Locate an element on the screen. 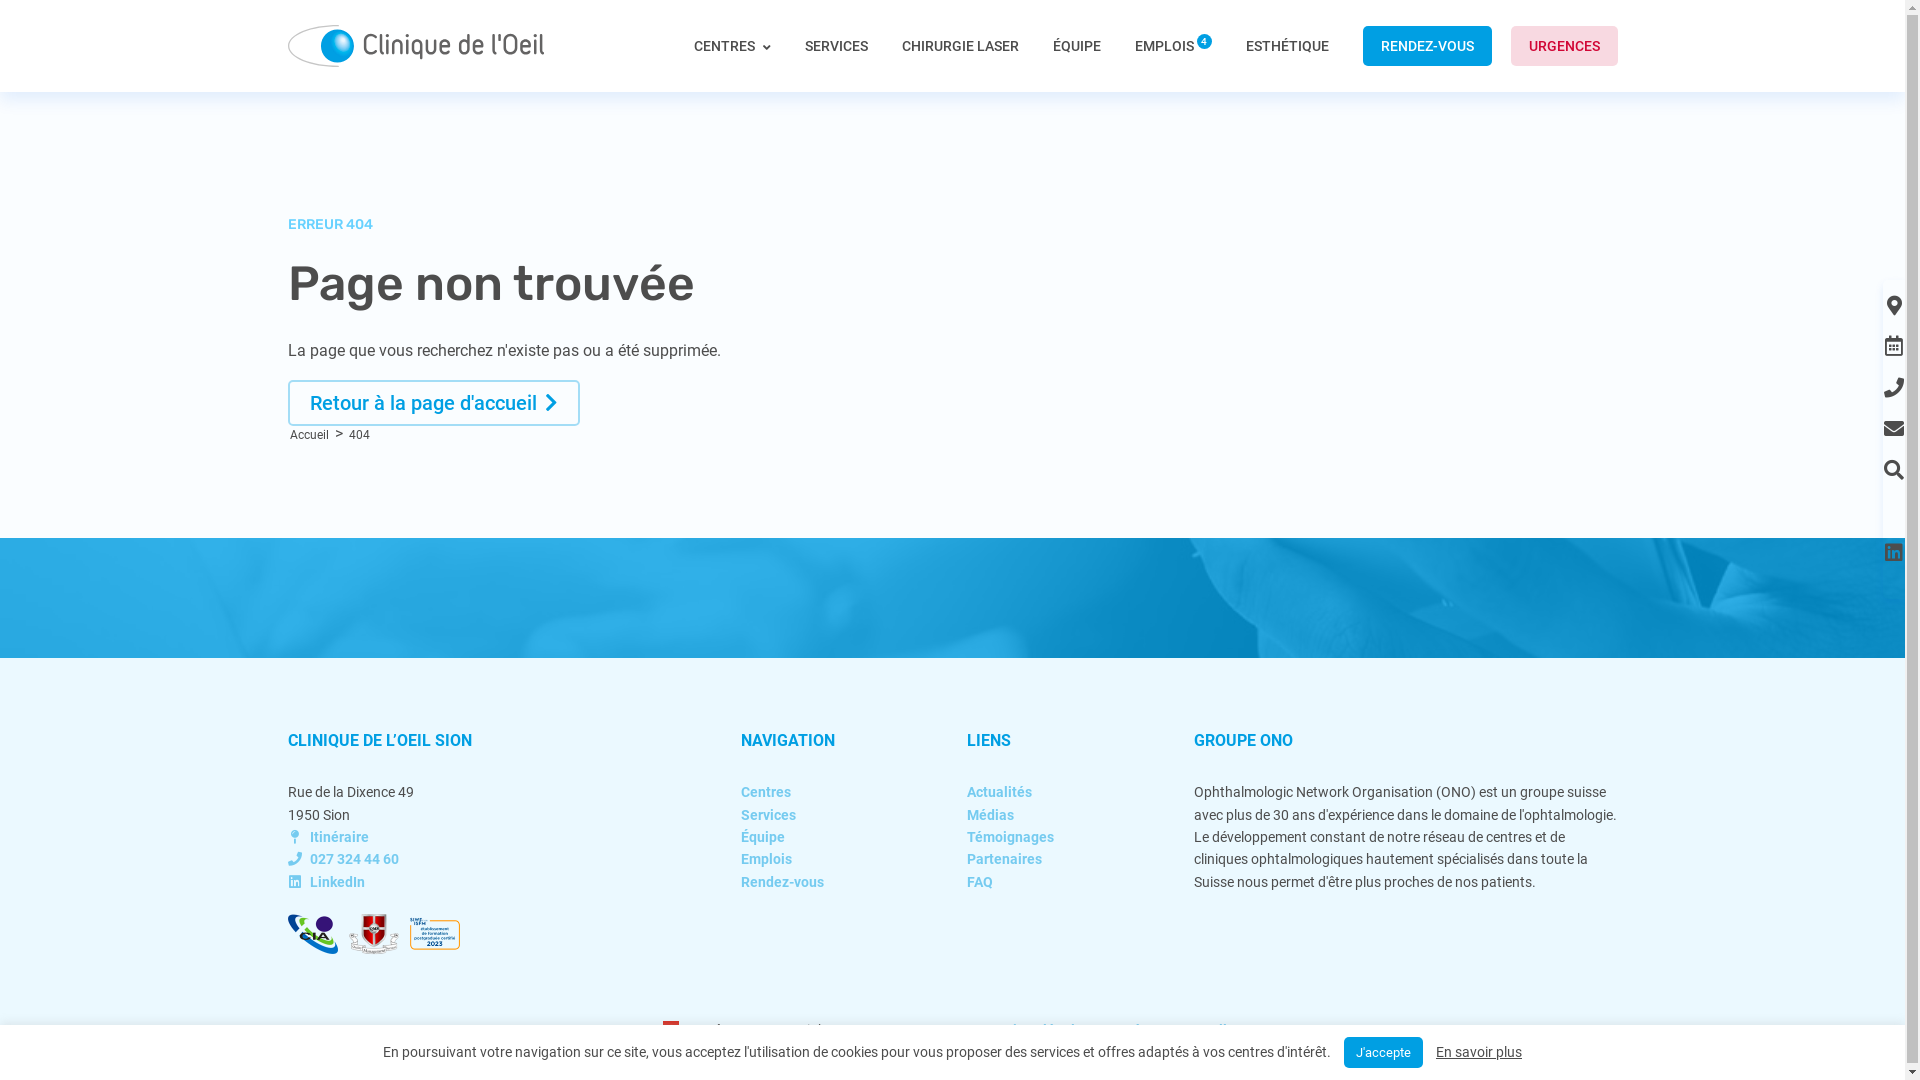 Image resolution: width=1920 pixels, height=1080 pixels. 'J'accepte' is located at coordinates (1382, 1051).